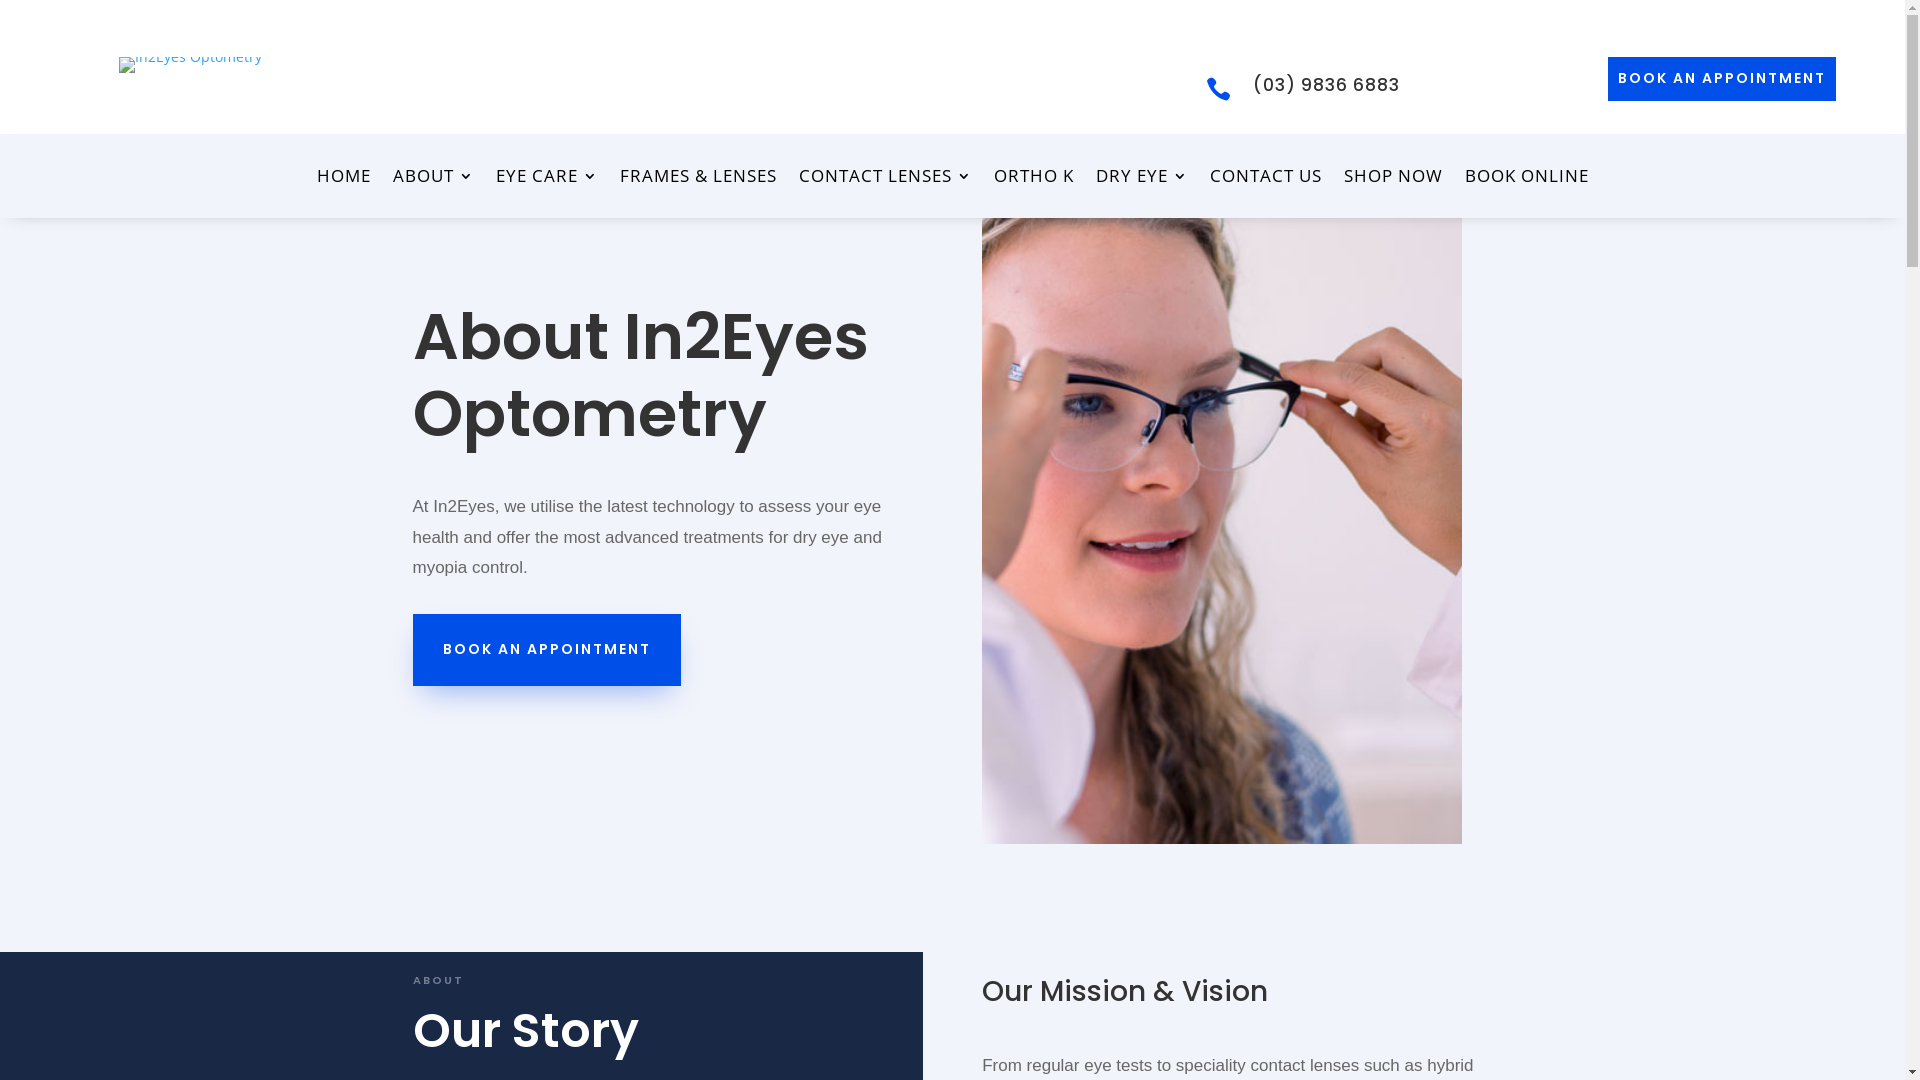 This screenshot has height=1080, width=1920. Describe the element at coordinates (1392, 180) in the screenshot. I see `'SHOP NOW'` at that location.